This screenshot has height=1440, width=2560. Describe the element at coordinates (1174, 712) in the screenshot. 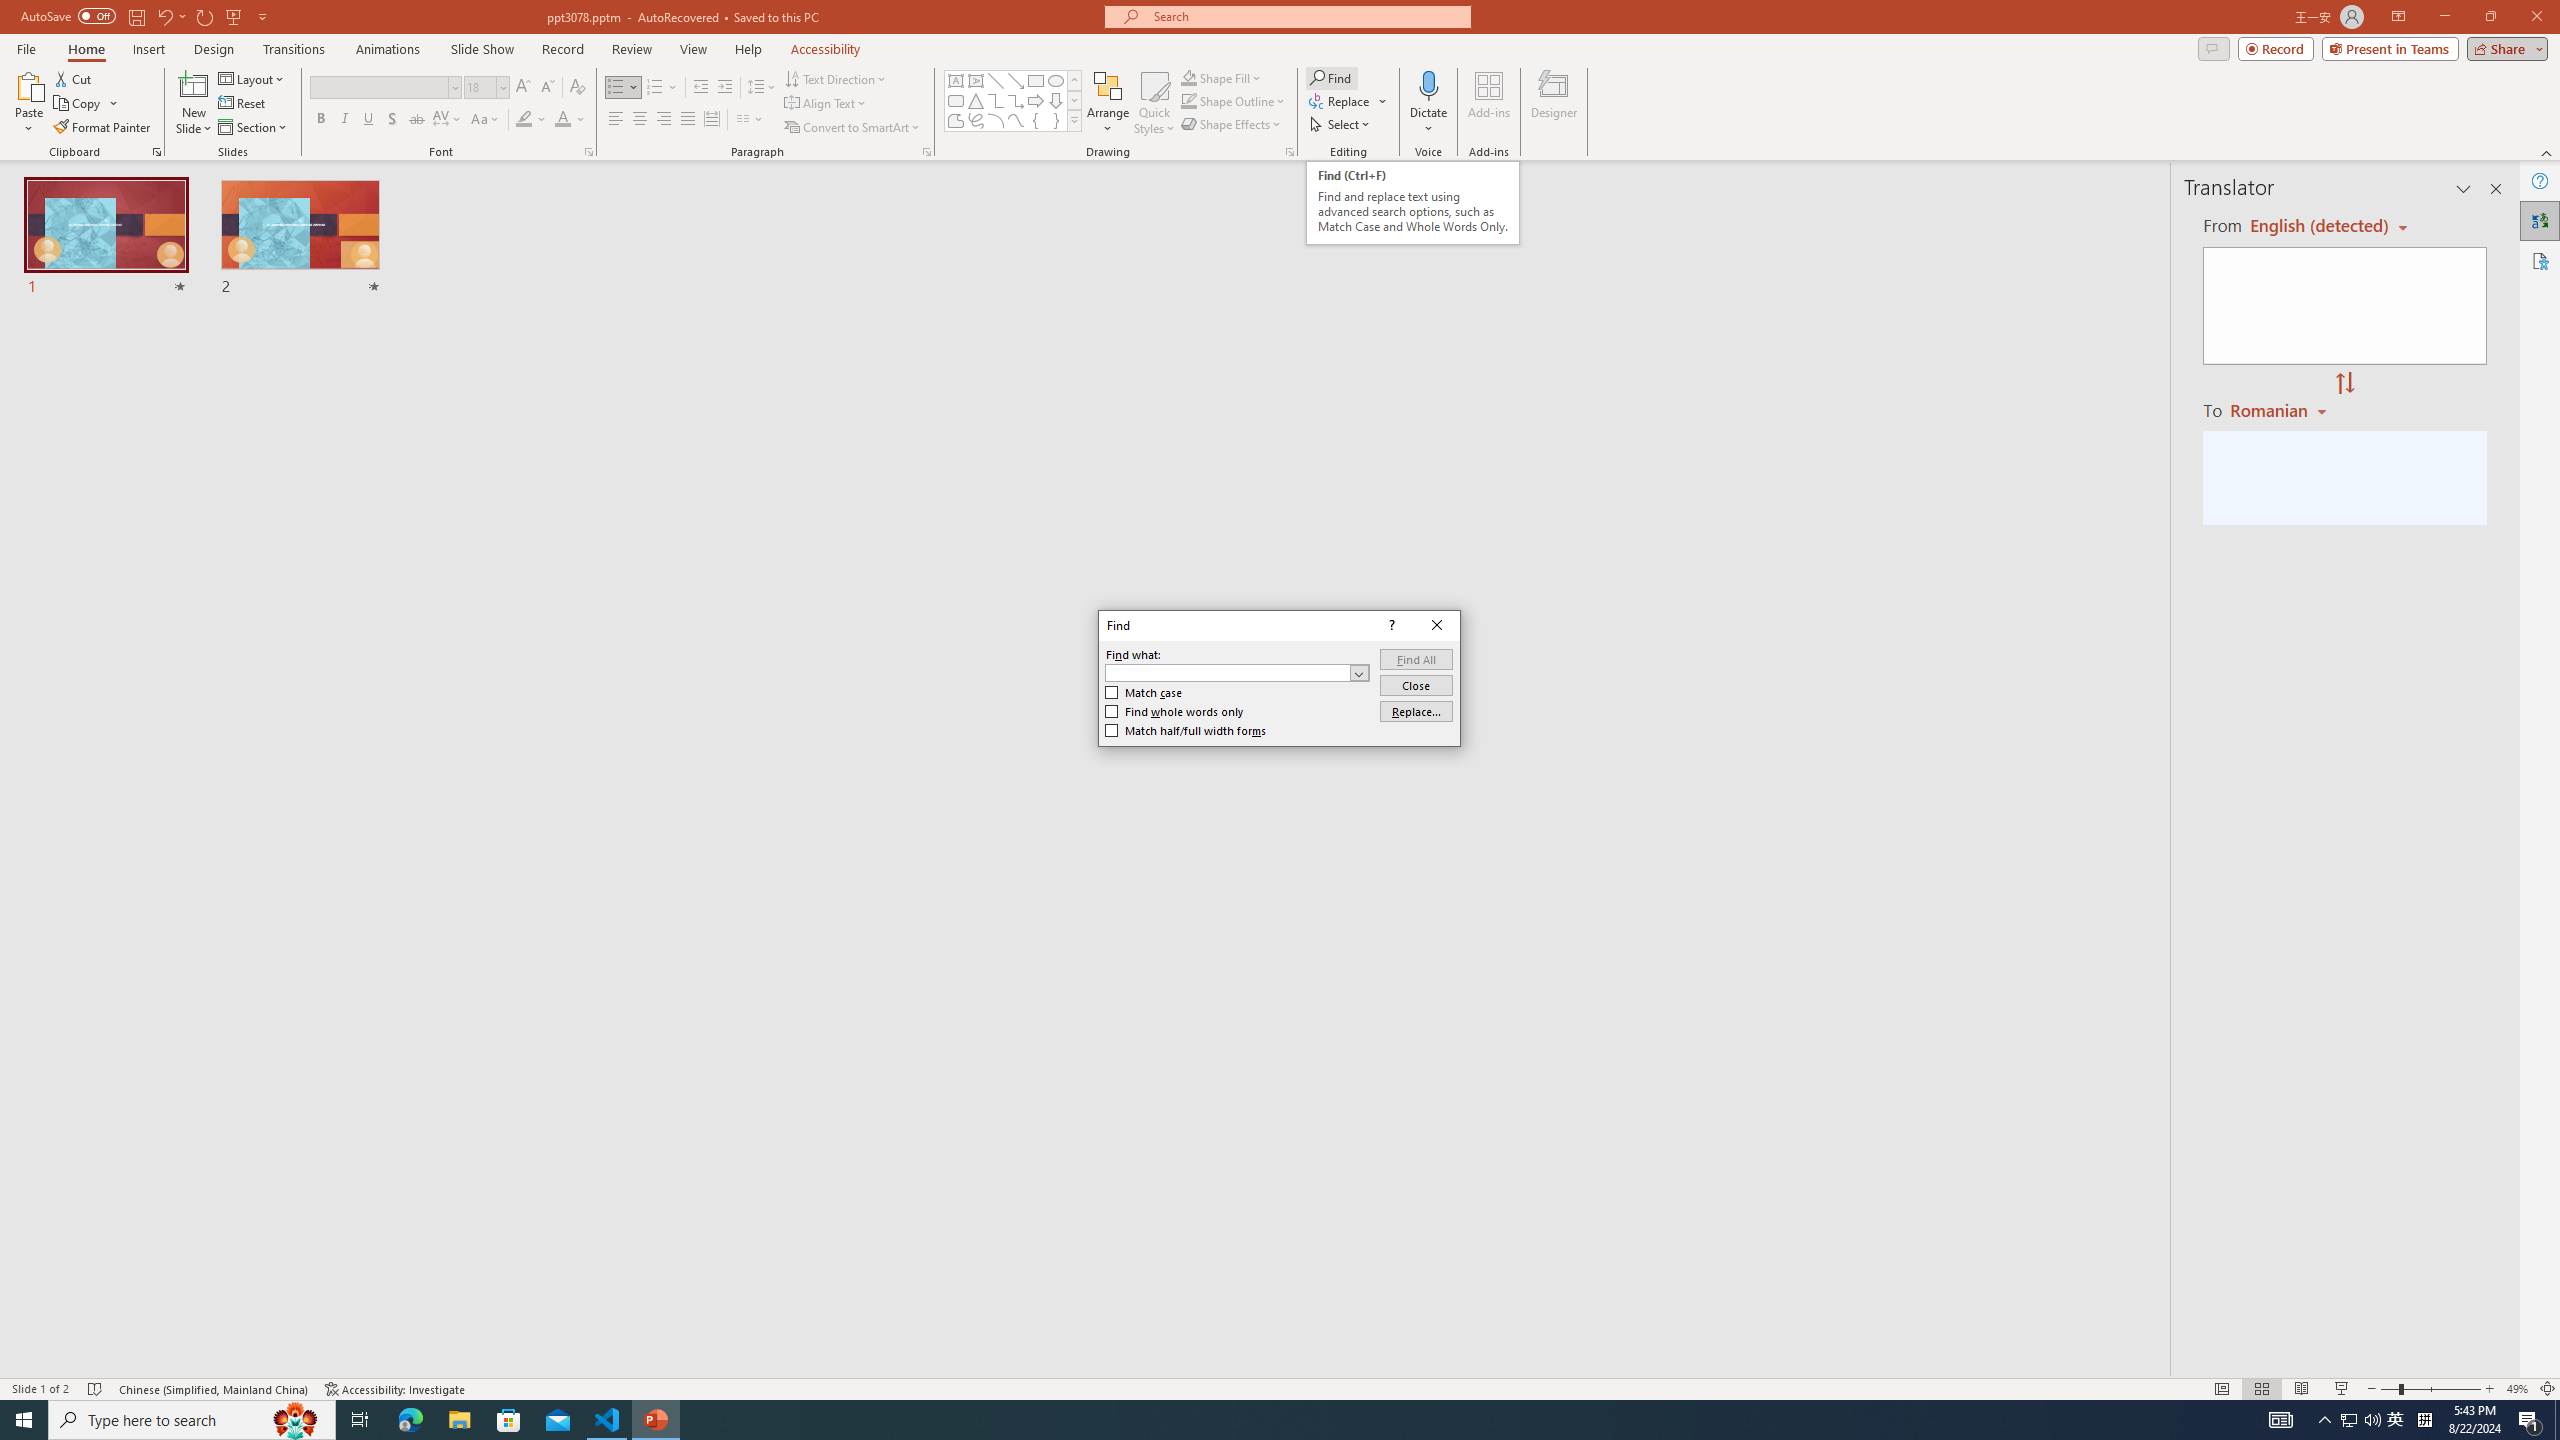

I see `'Find whole words only'` at that location.